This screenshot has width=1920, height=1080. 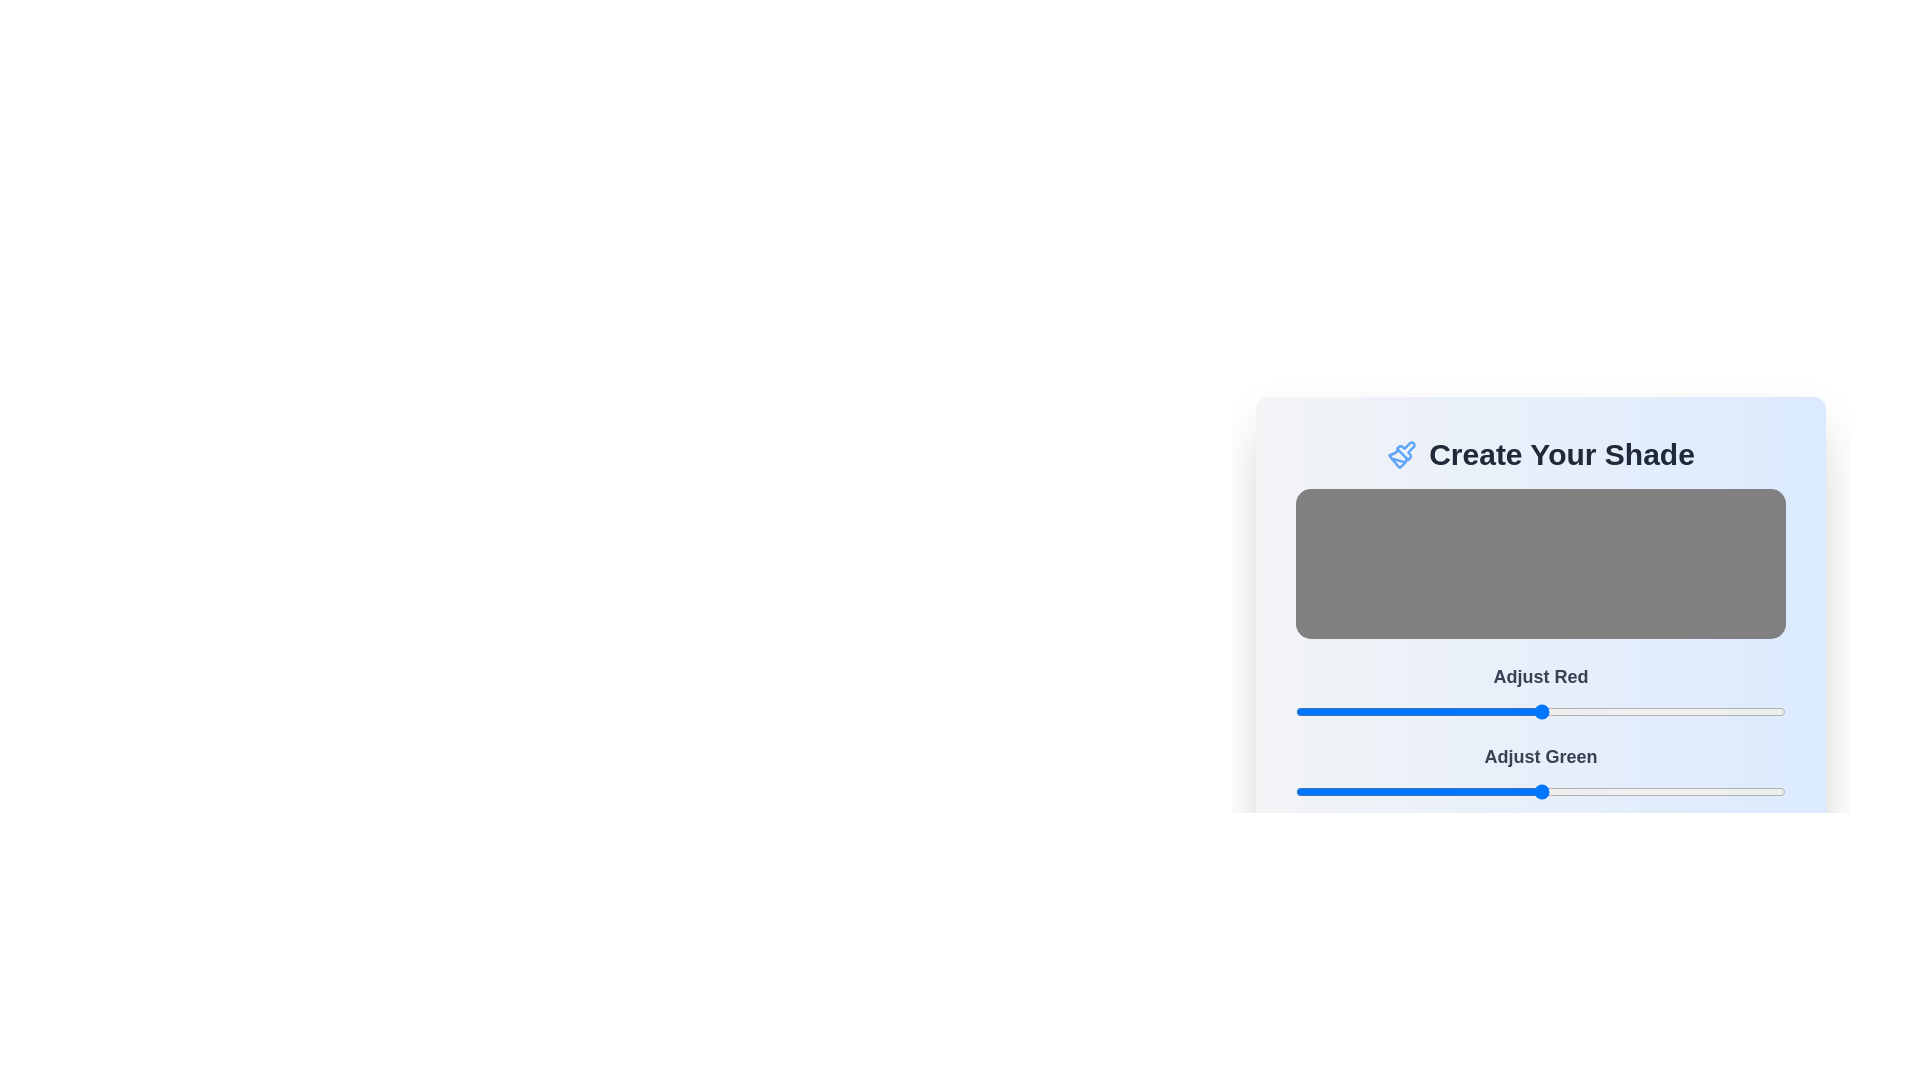 What do you see at coordinates (1630, 711) in the screenshot?
I see `the red color slider to 174` at bounding box center [1630, 711].